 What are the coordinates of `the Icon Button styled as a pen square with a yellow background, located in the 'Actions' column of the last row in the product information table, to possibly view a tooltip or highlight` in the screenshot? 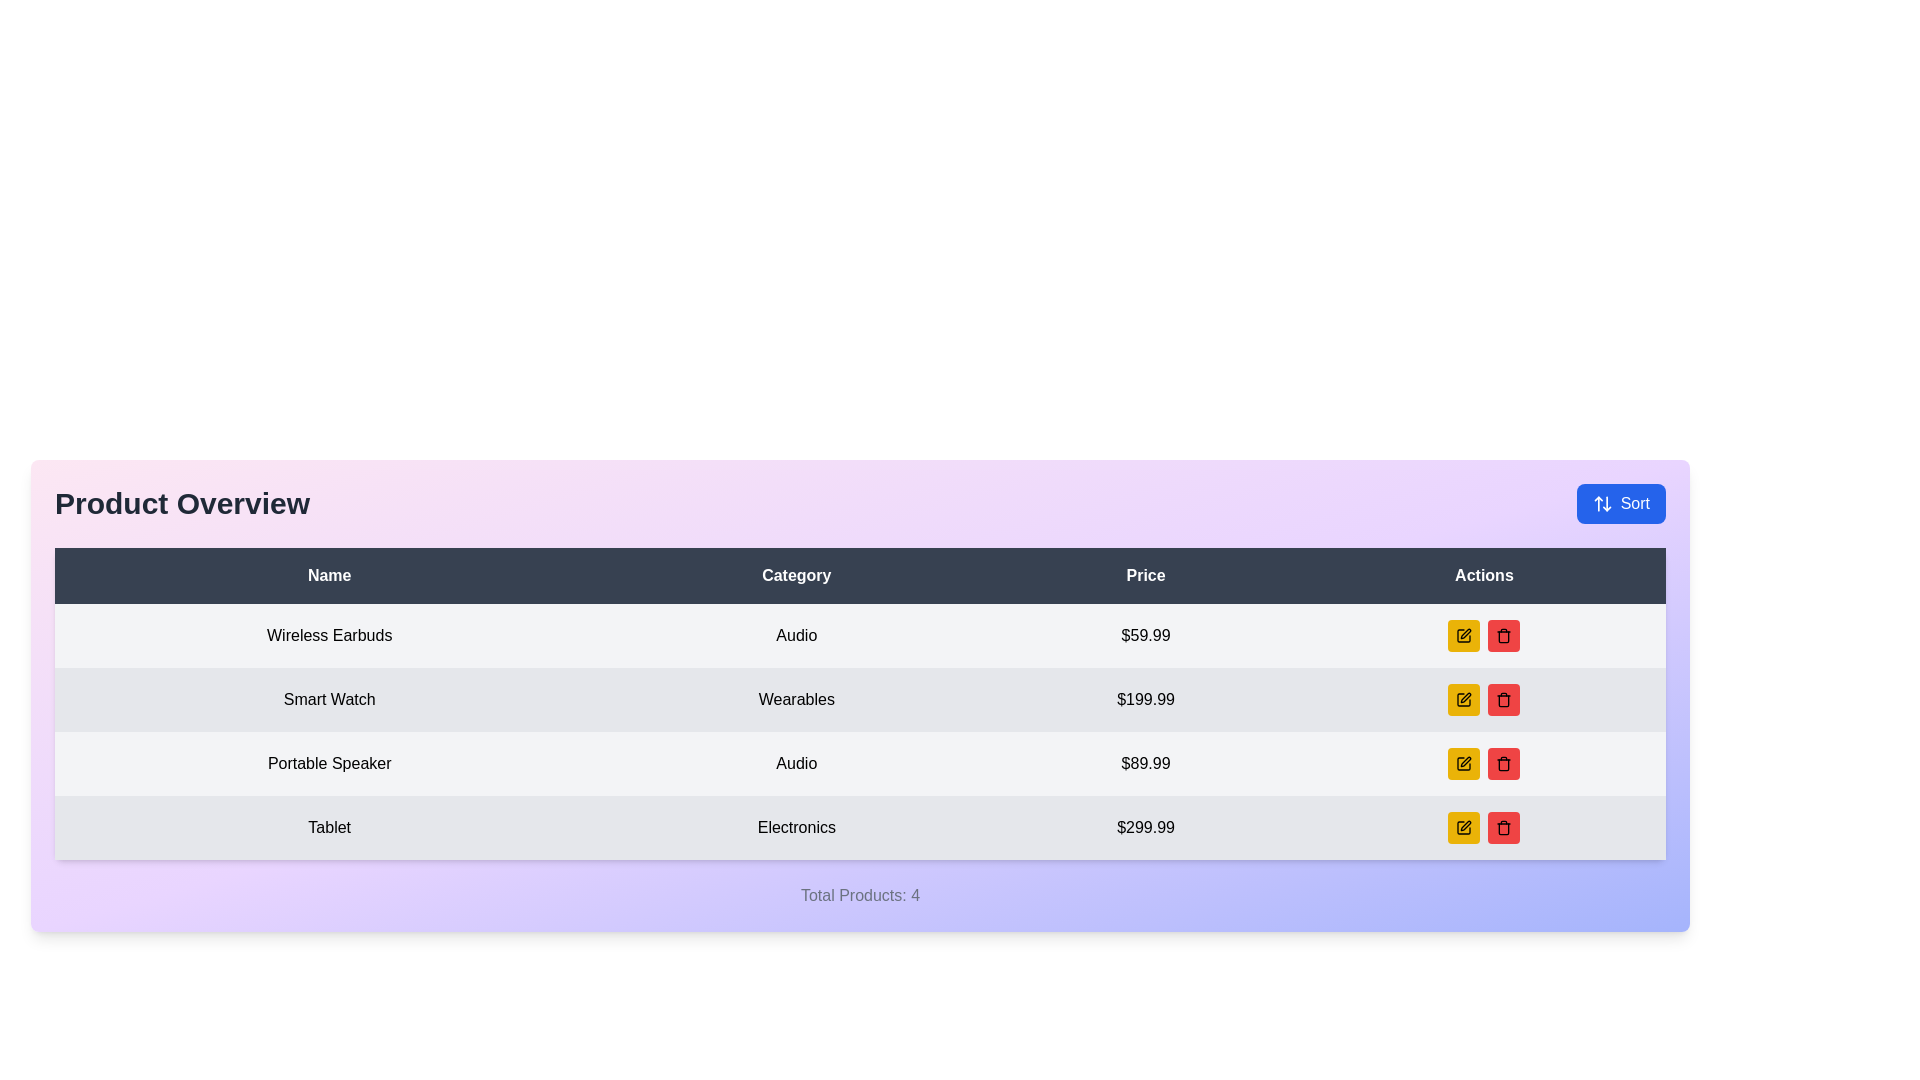 It's located at (1464, 763).